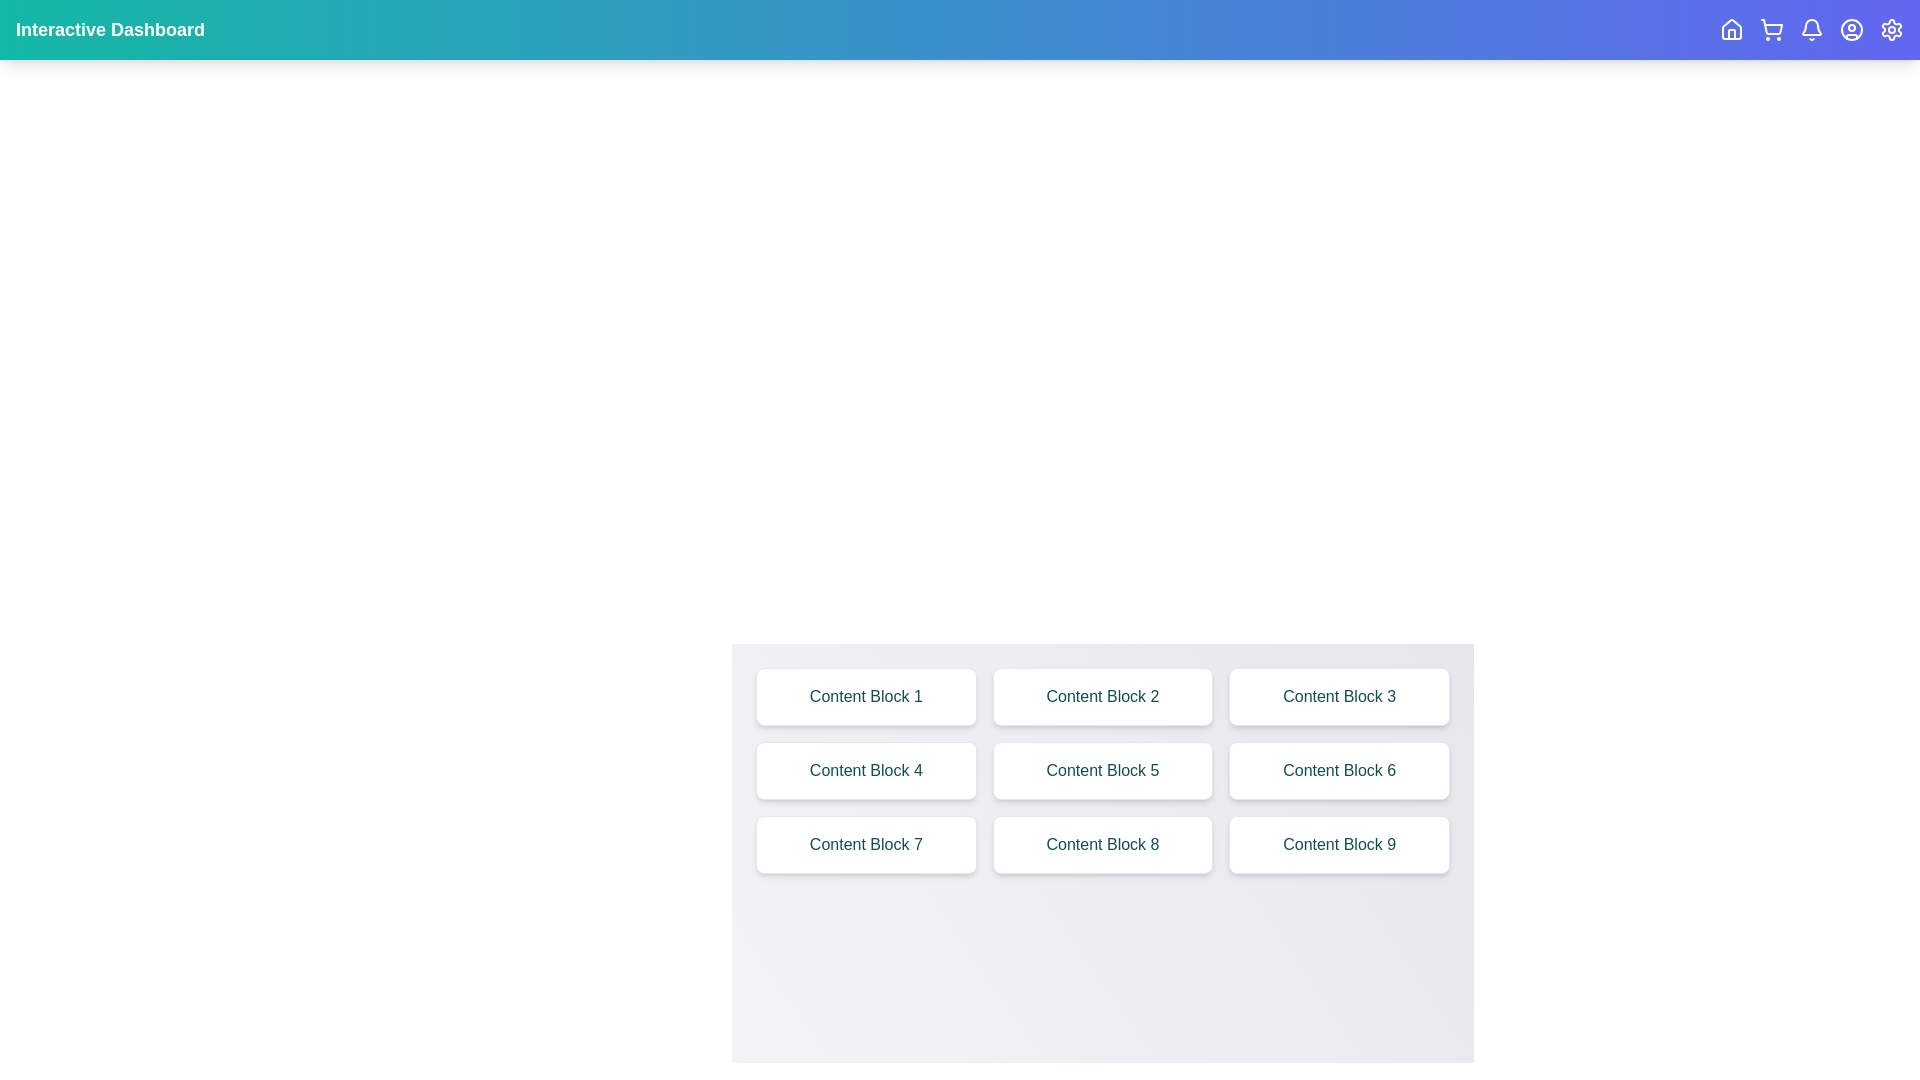  Describe the element at coordinates (1811, 30) in the screenshot. I see `the interactive icon corresponding to Bell` at that location.